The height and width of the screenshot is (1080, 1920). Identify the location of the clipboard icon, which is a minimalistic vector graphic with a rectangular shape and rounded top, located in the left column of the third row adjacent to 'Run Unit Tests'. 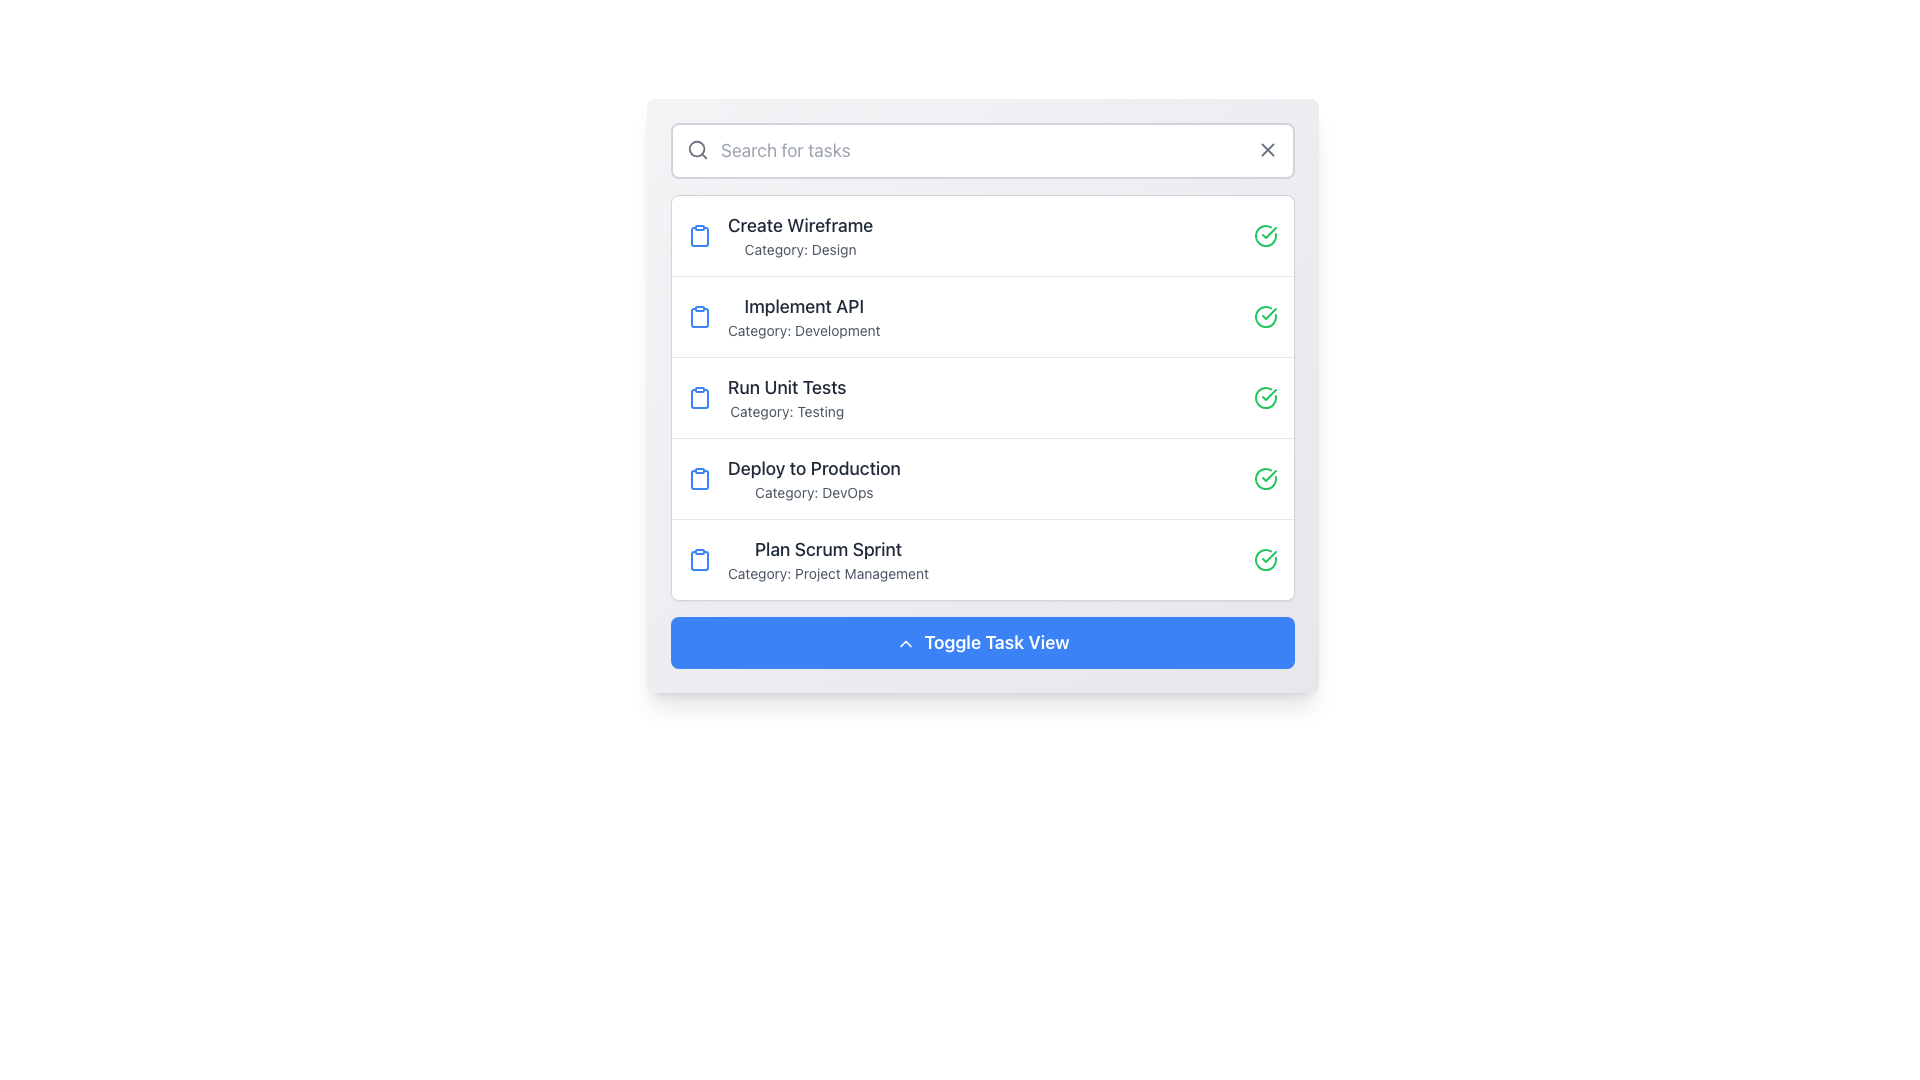
(700, 398).